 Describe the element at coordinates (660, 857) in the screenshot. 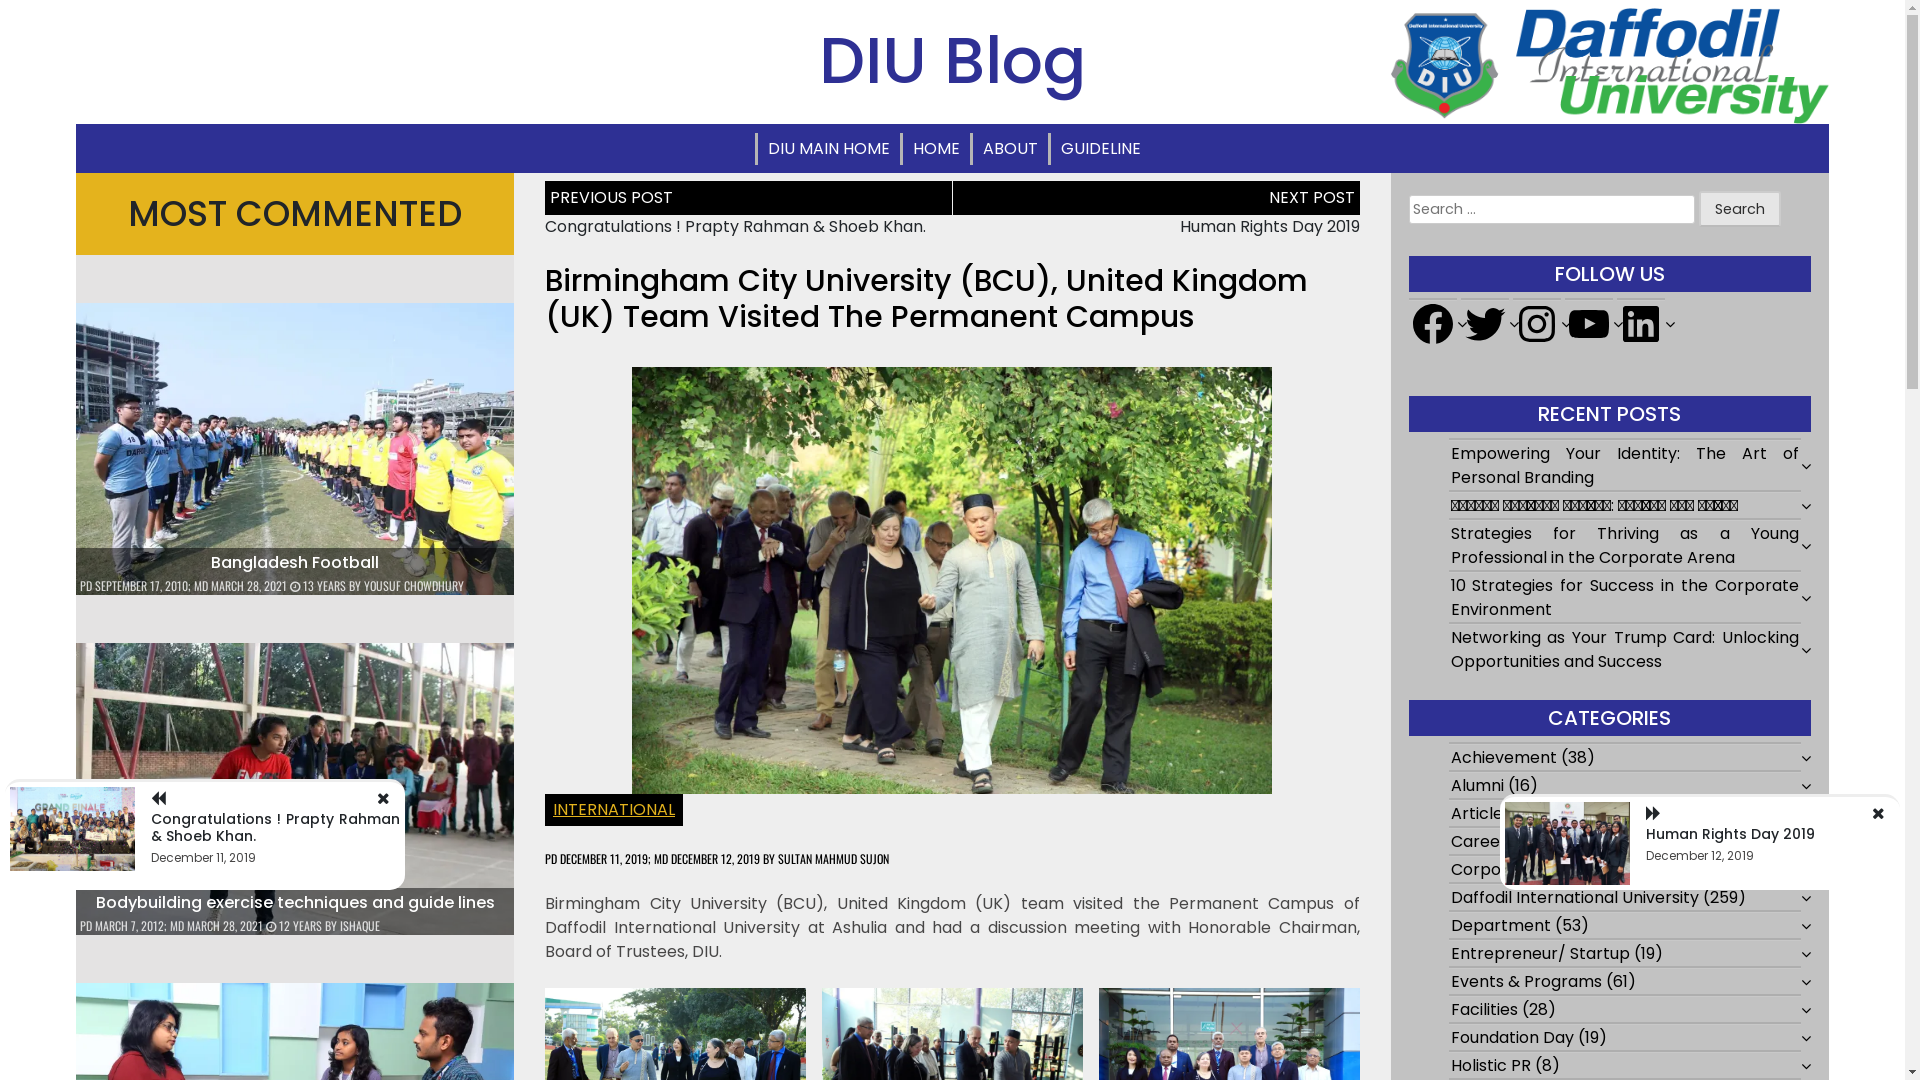

I see `'DECEMBER 11, 2019; MD DECEMBER 12, 2019'` at that location.